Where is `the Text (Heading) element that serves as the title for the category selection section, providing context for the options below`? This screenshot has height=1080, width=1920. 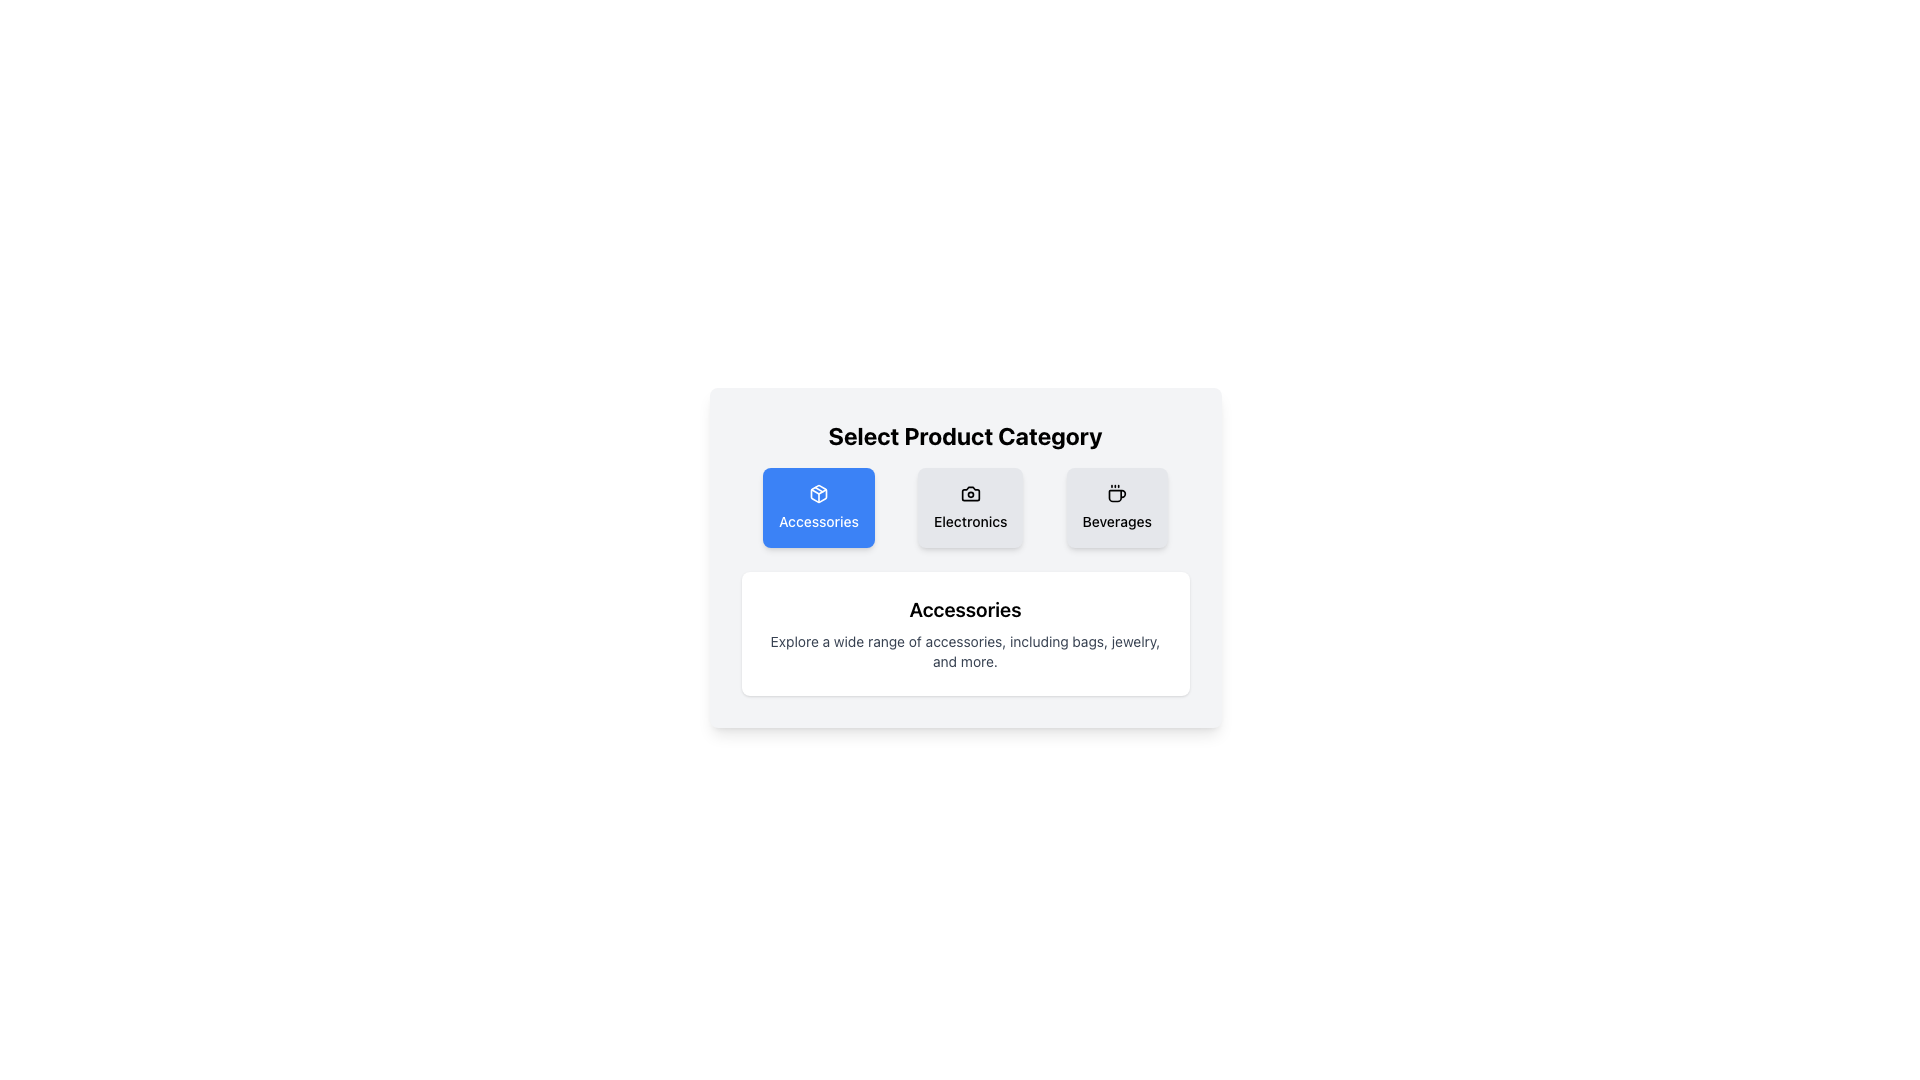
the Text (Heading) element that serves as the title for the category selection section, providing context for the options below is located at coordinates (965, 434).